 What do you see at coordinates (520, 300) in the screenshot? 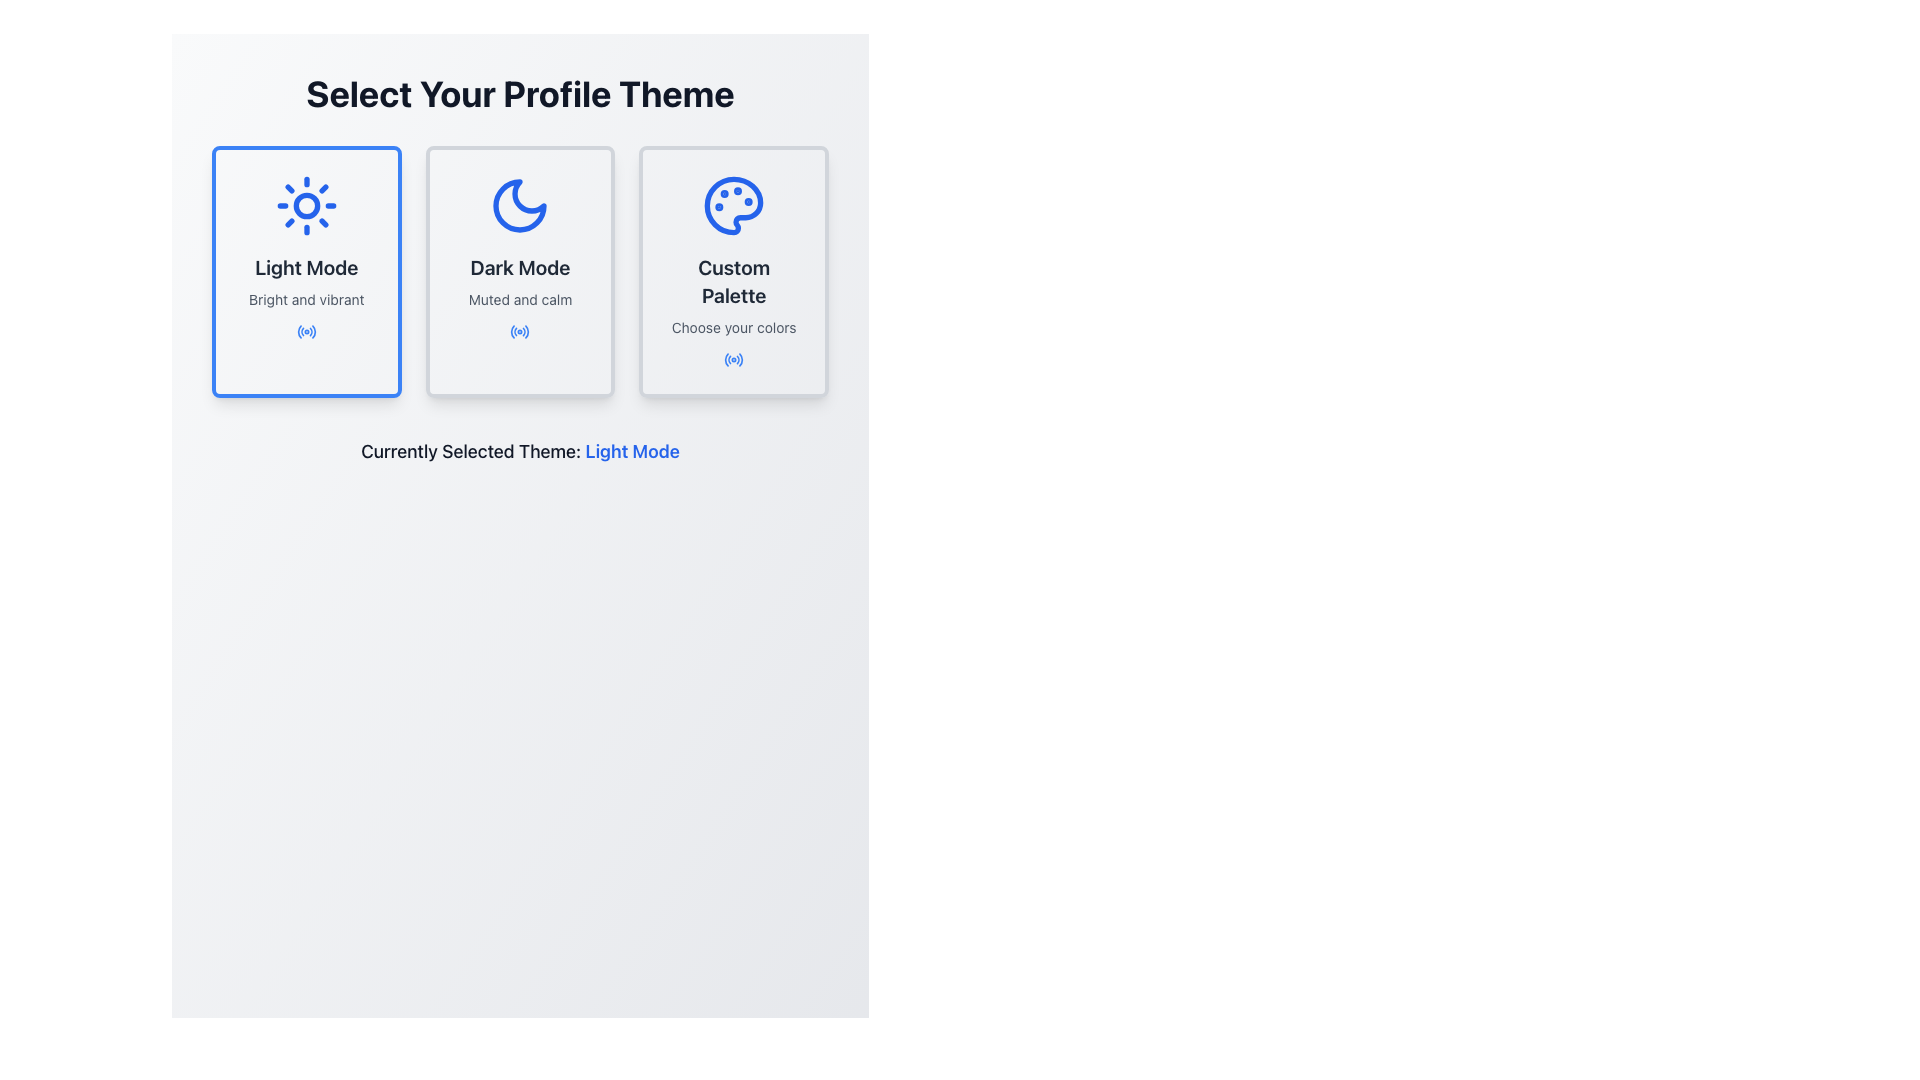
I see `the descriptive text label for the 'Dark Mode' option` at bounding box center [520, 300].